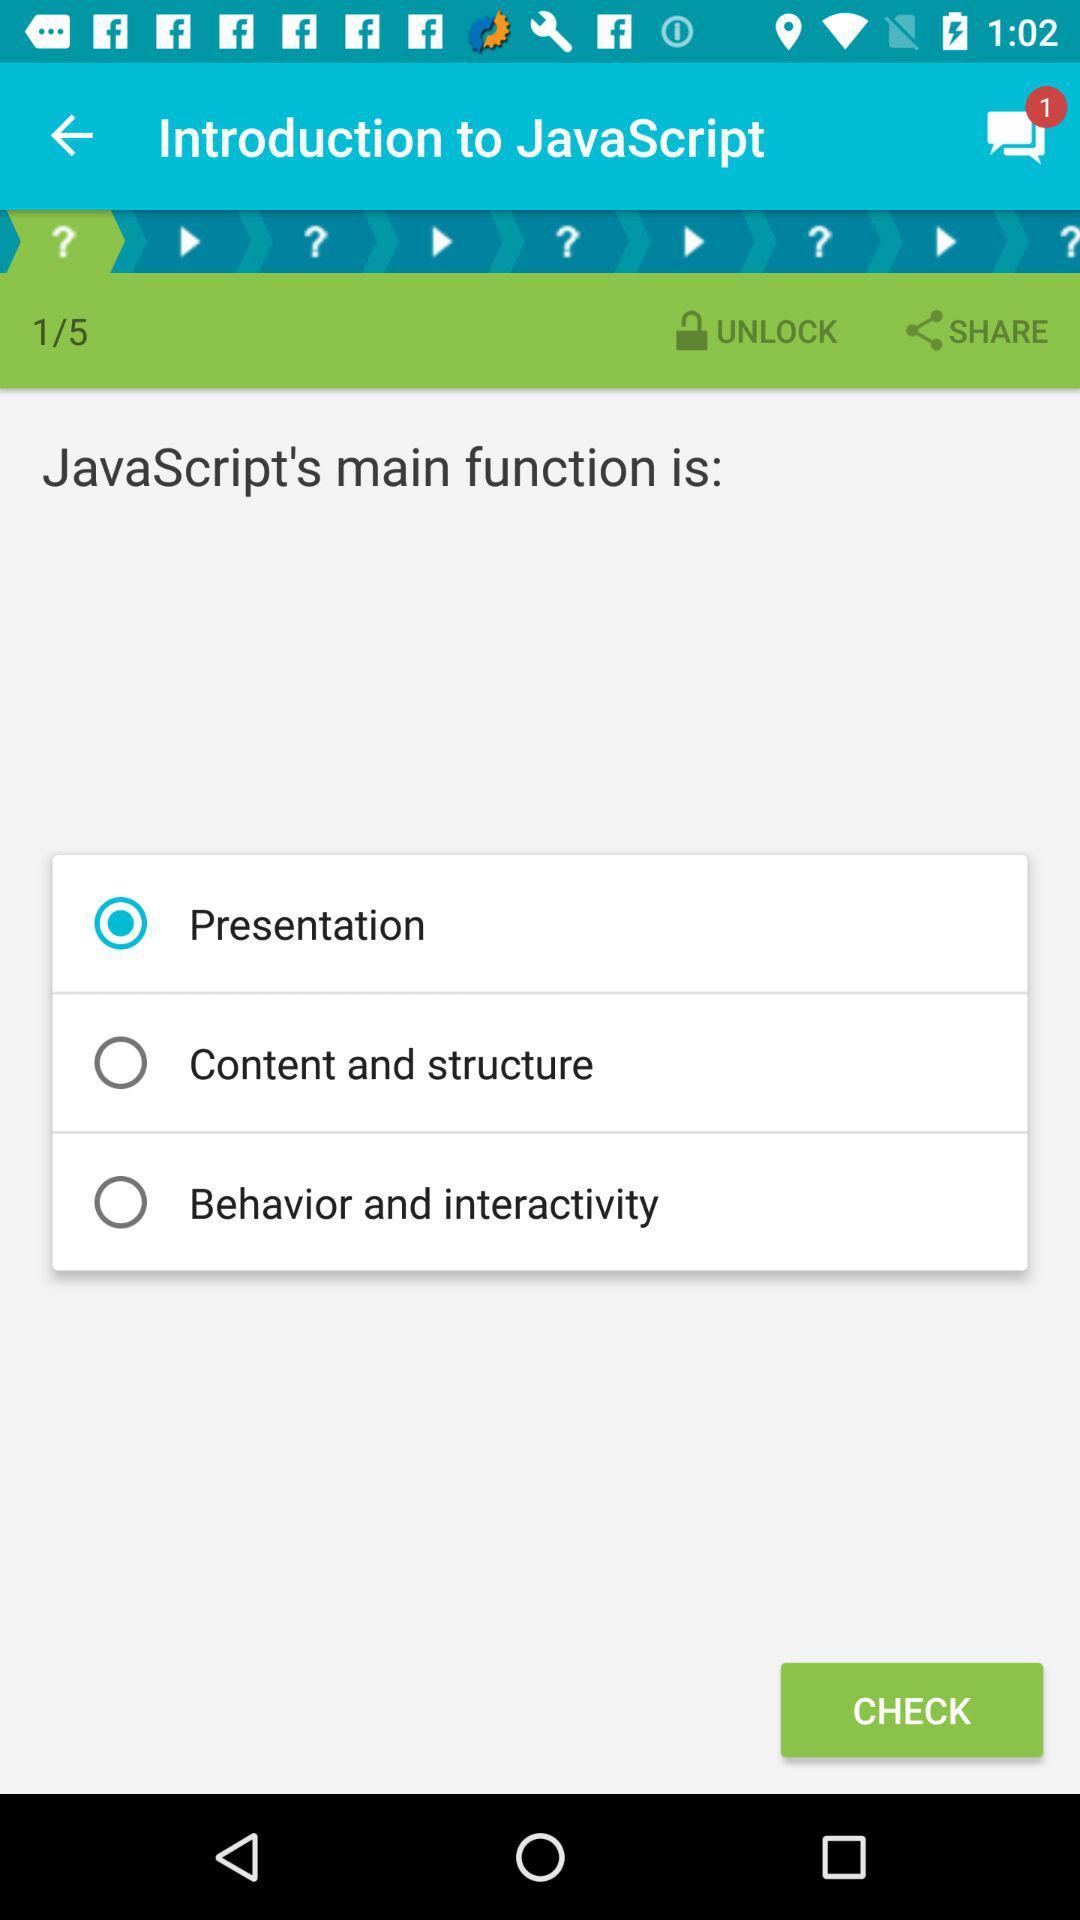  What do you see at coordinates (752, 330) in the screenshot?
I see `icon next to share icon` at bounding box center [752, 330].